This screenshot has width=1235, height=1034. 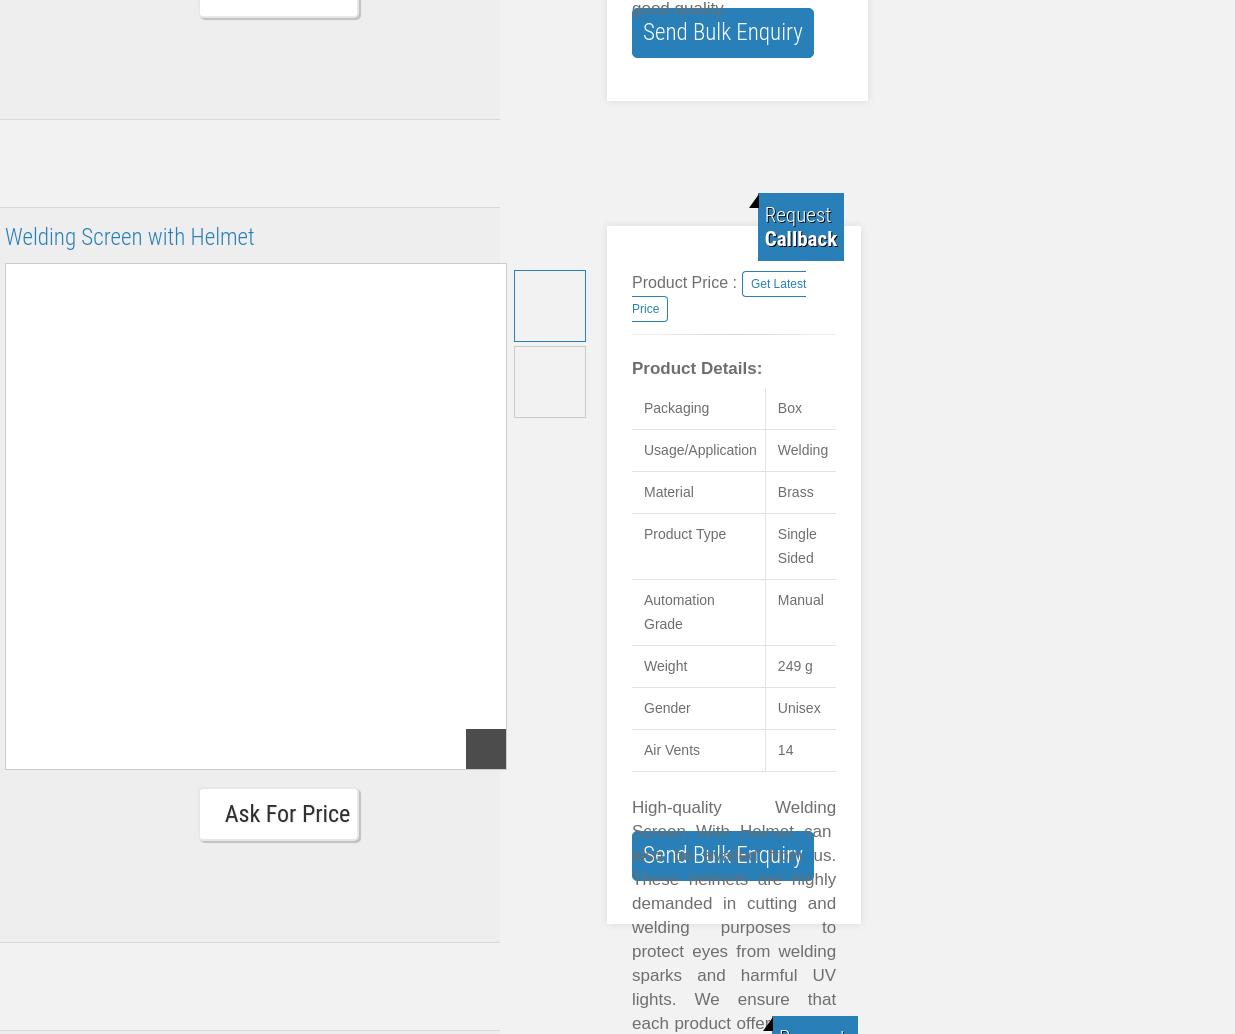 I want to click on 'Product Price :', so click(x=683, y=281).